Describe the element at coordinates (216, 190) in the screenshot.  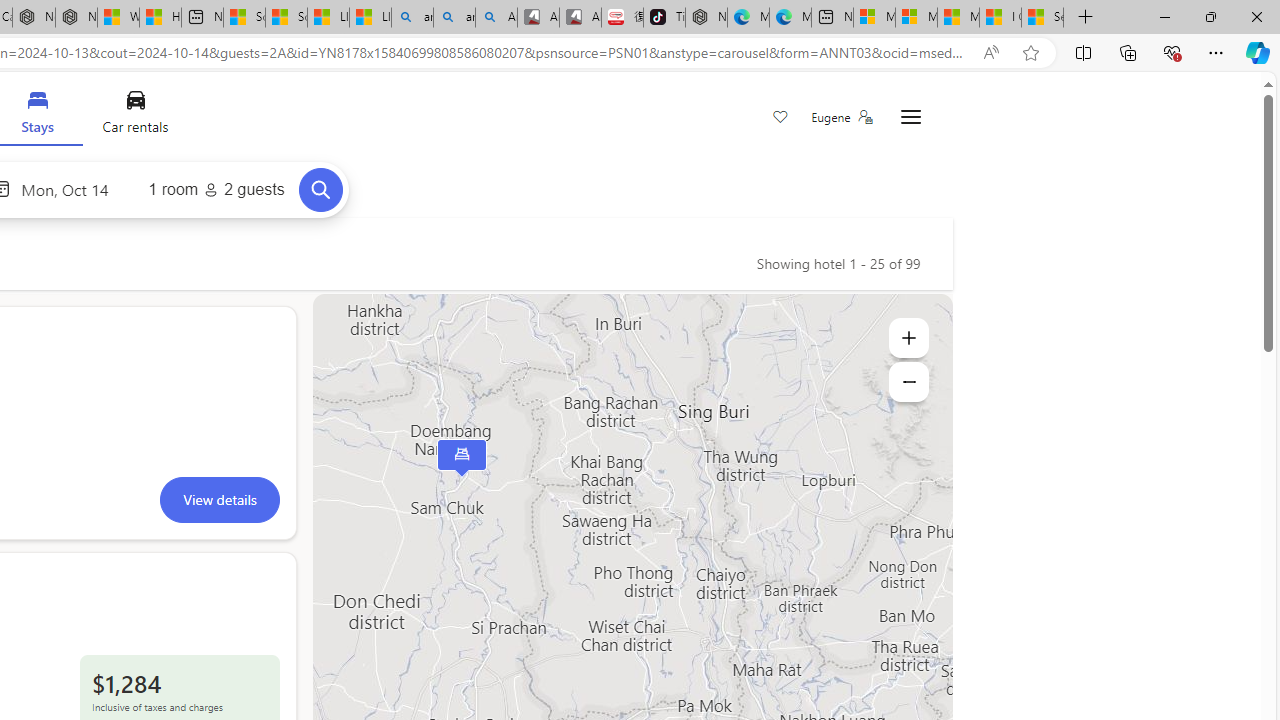
I see `'1 room2 guests'` at that location.